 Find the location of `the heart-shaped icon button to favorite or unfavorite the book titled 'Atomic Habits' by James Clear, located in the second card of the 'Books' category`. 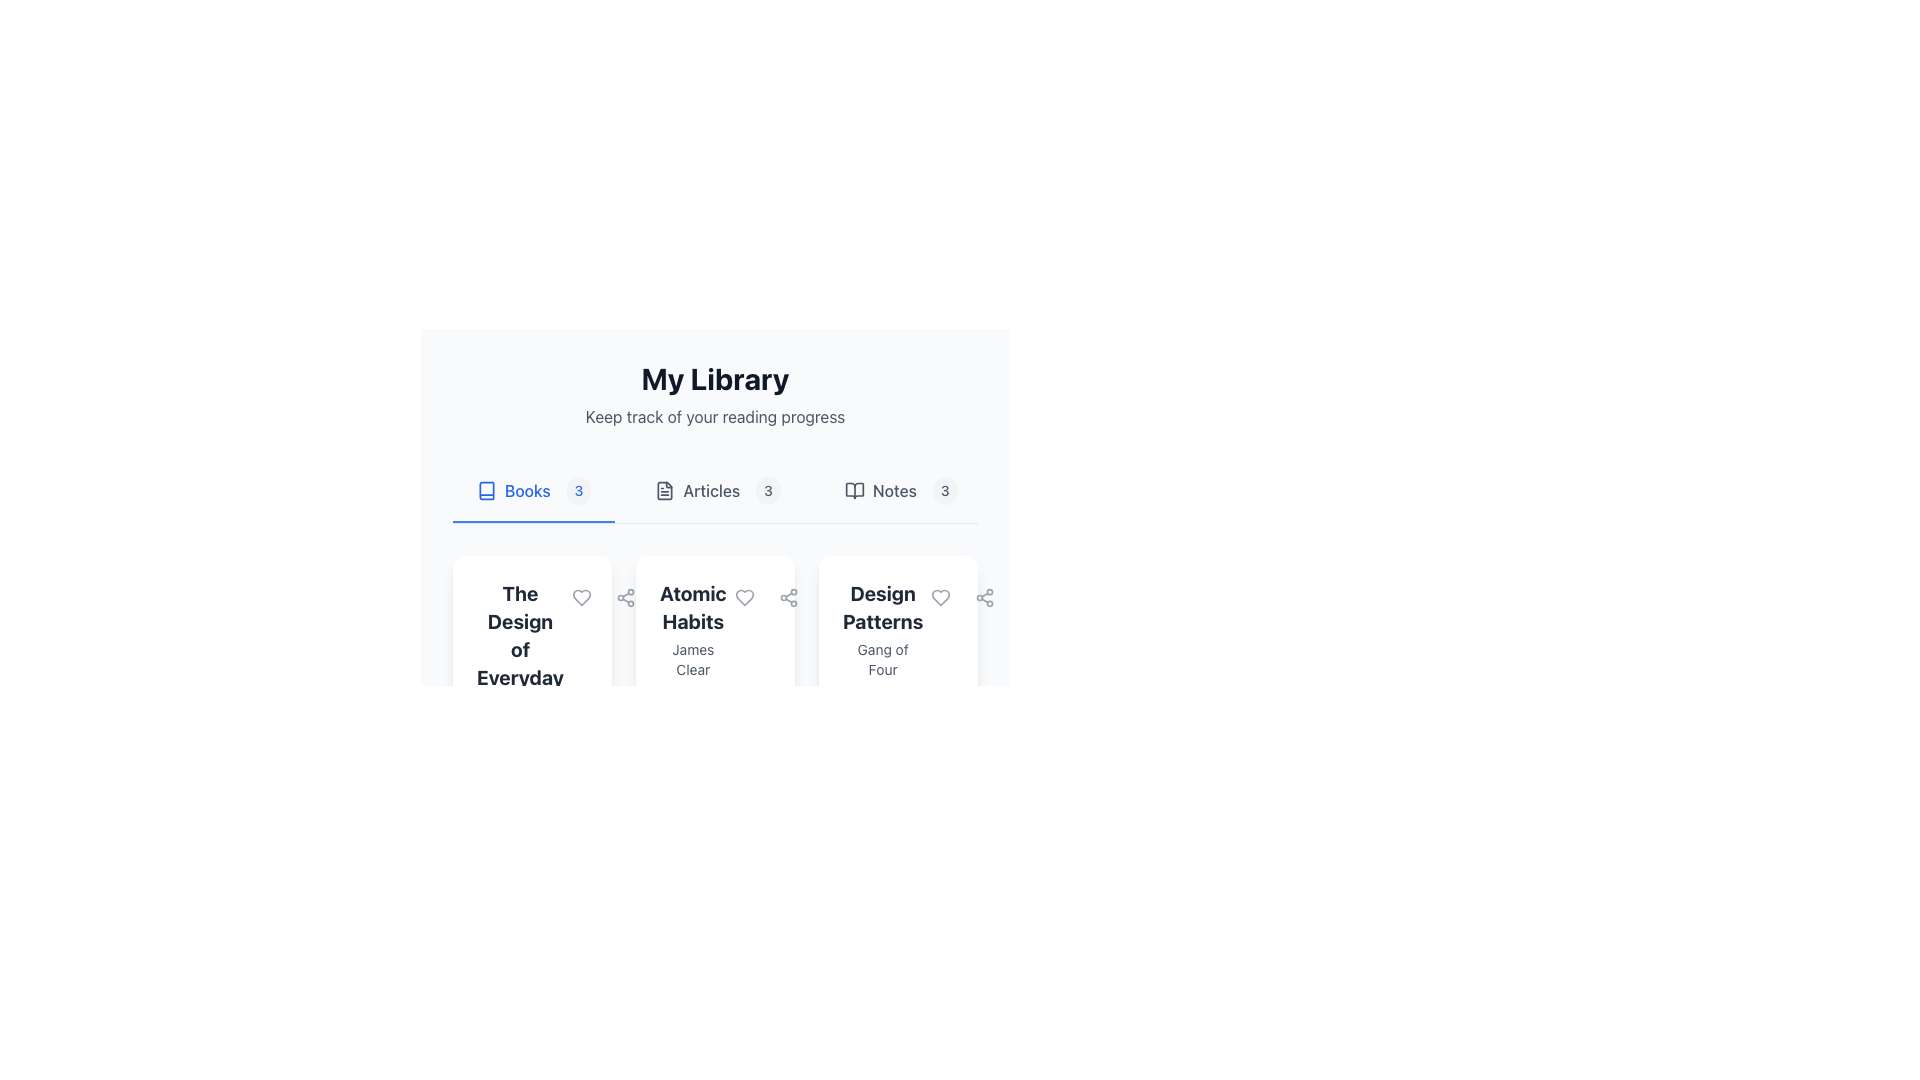

the heart-shaped icon button to favorite or unfavorite the book titled 'Atomic Habits' by James Clear, located in the second card of the 'Books' category is located at coordinates (743, 596).